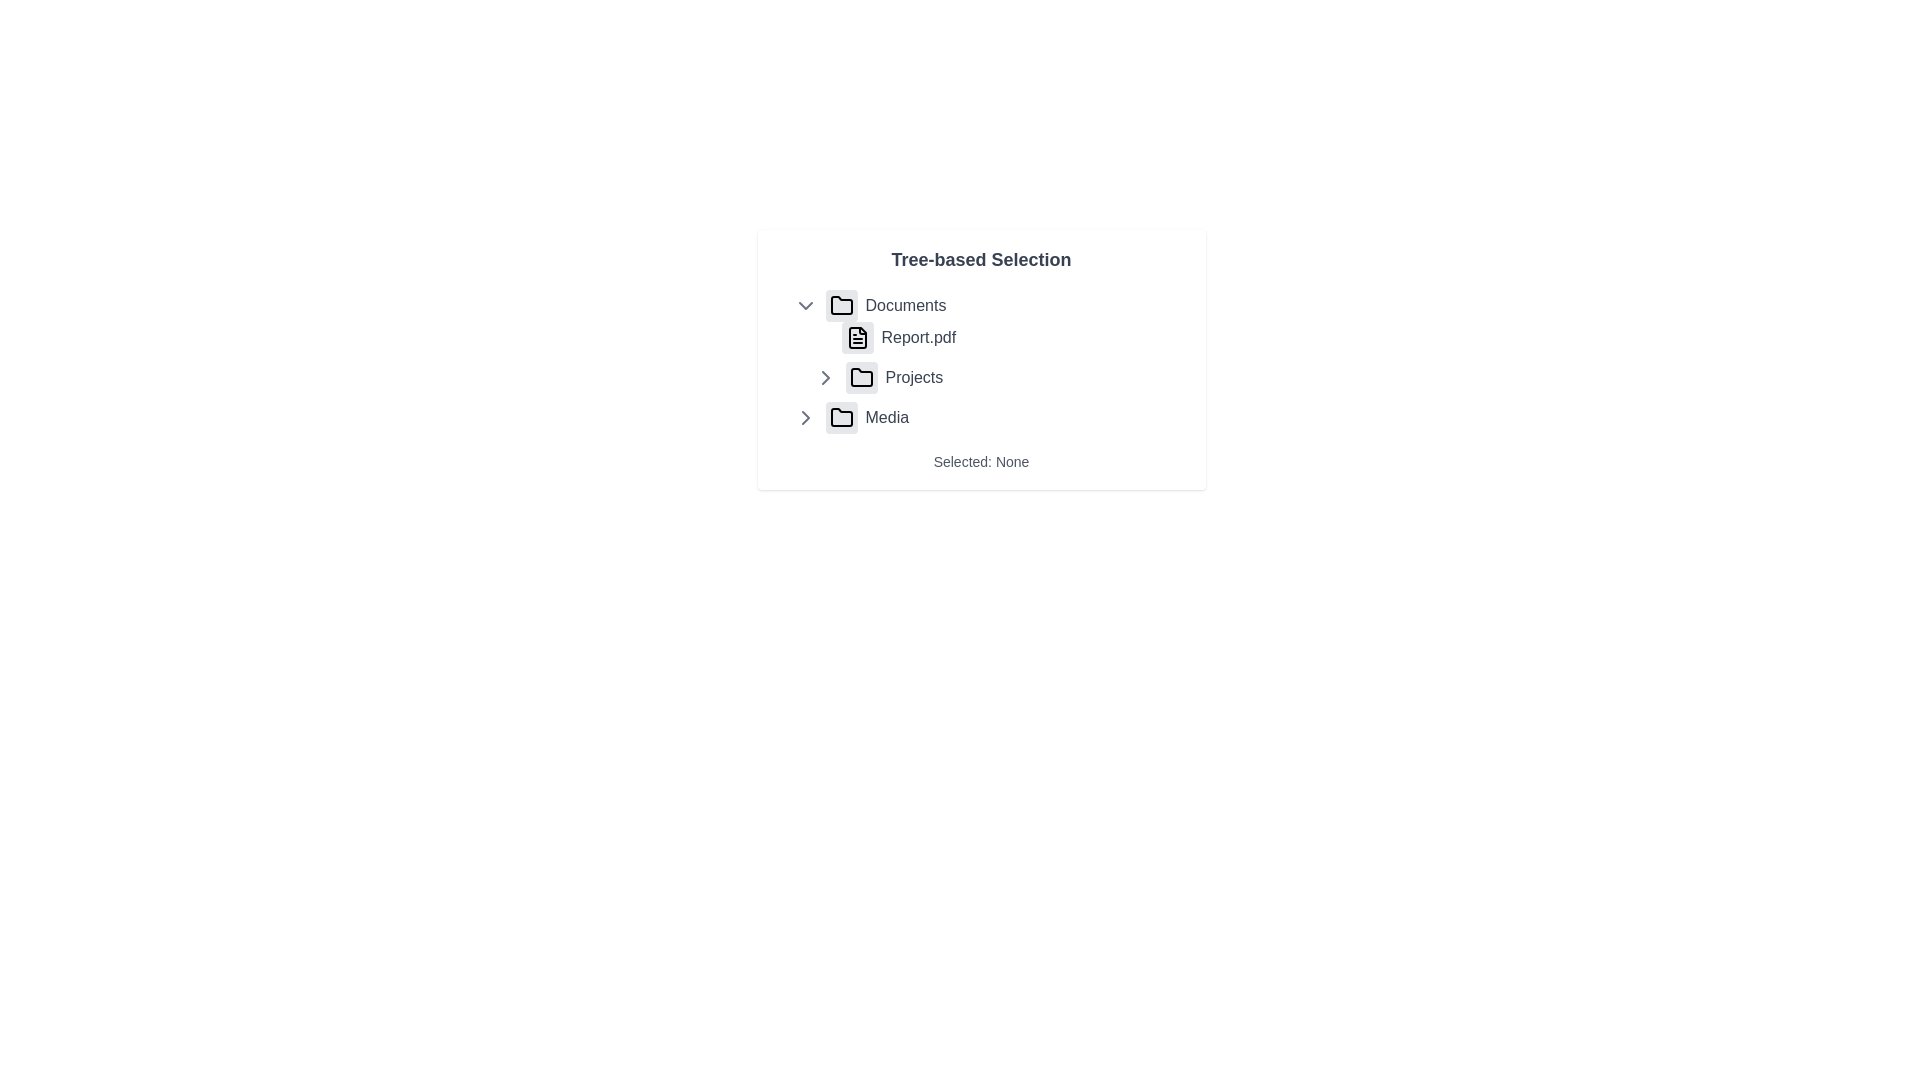 Image resolution: width=1920 pixels, height=1080 pixels. Describe the element at coordinates (841, 416) in the screenshot. I see `the folder icon located to the right of the 'Media' label` at that location.